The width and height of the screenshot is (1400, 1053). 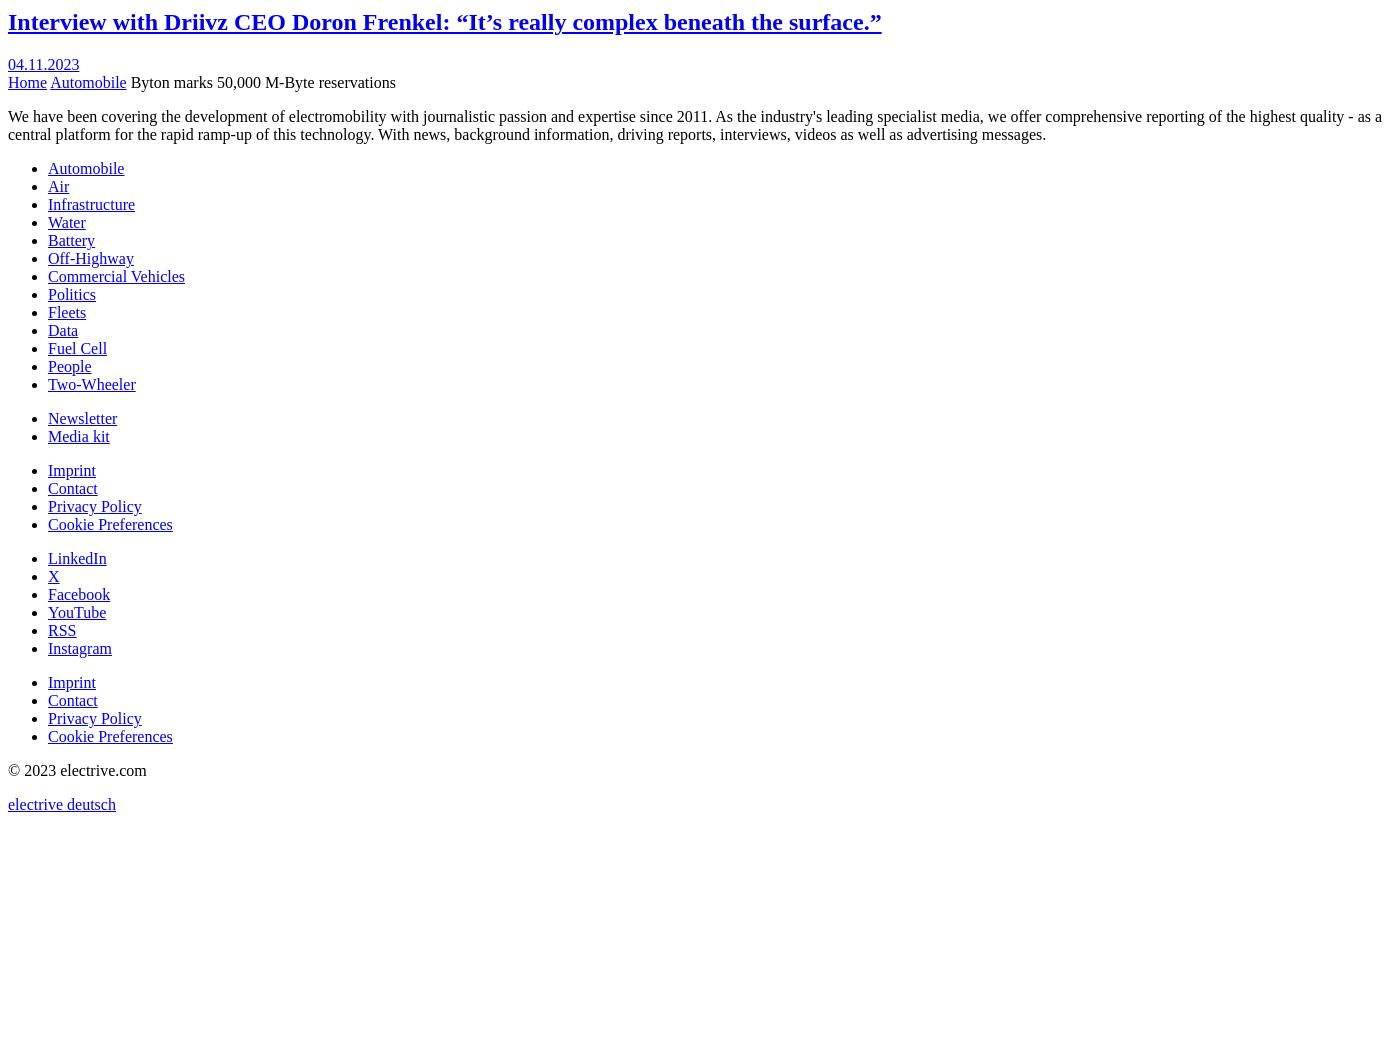 What do you see at coordinates (27, 81) in the screenshot?
I see `'Home'` at bounding box center [27, 81].